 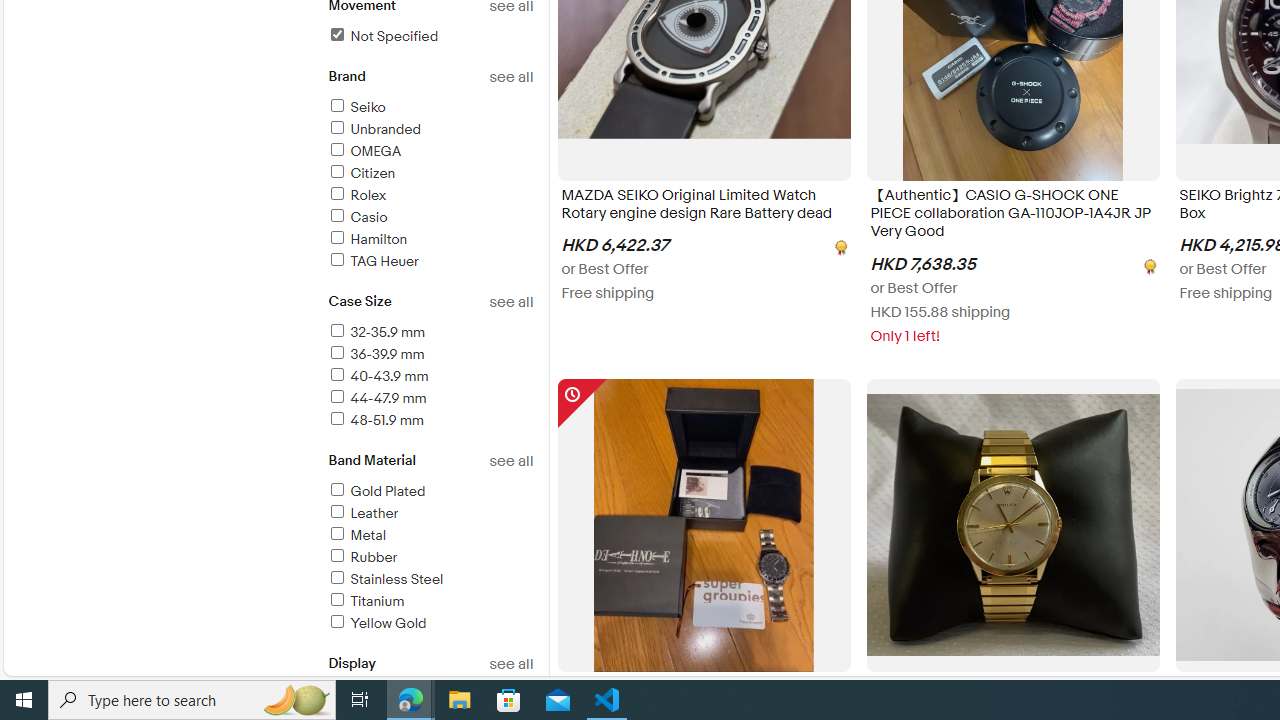 What do you see at coordinates (376, 622) in the screenshot?
I see `'Yellow Gold'` at bounding box center [376, 622].